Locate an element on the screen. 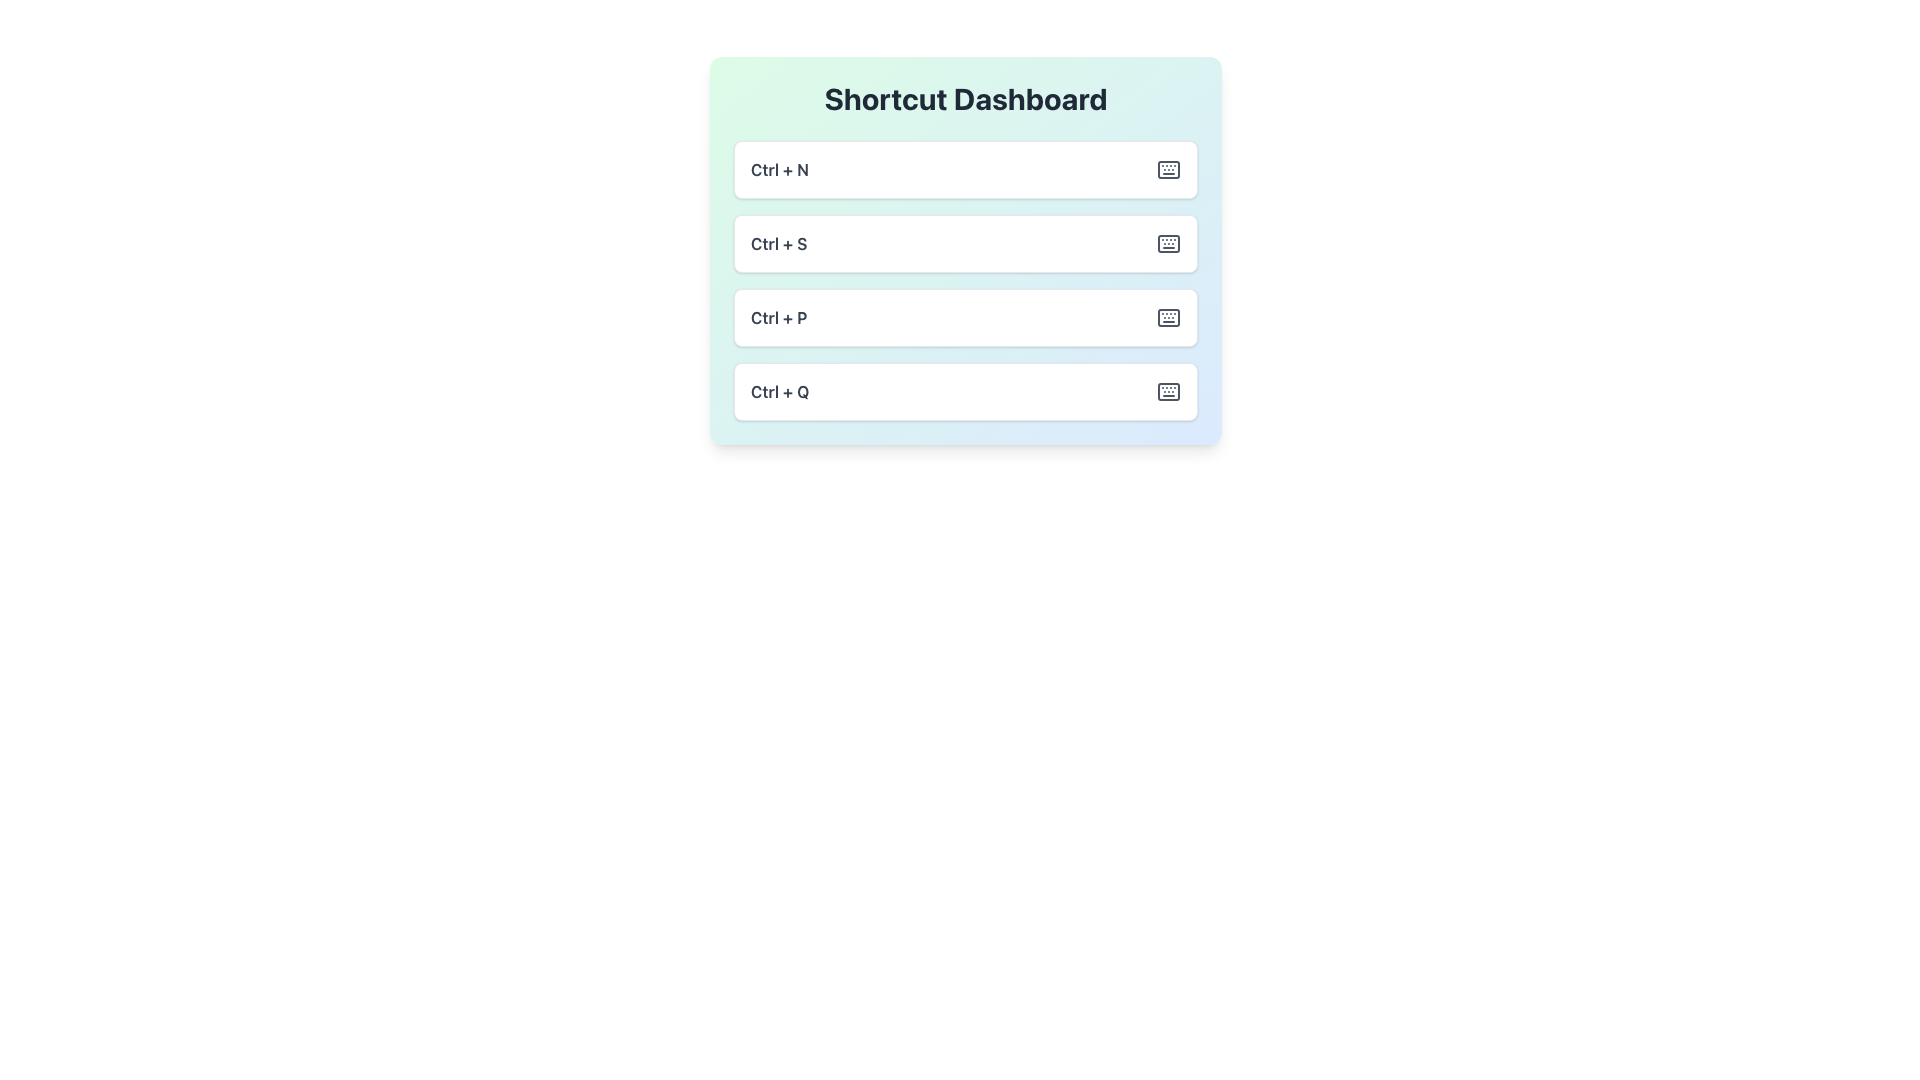 This screenshot has width=1920, height=1080. the keyboard-shaped icon, which is dark gray and located on the far right of the 'Ctrl + S' shortcut action in the vertical stack is located at coordinates (1169, 242).